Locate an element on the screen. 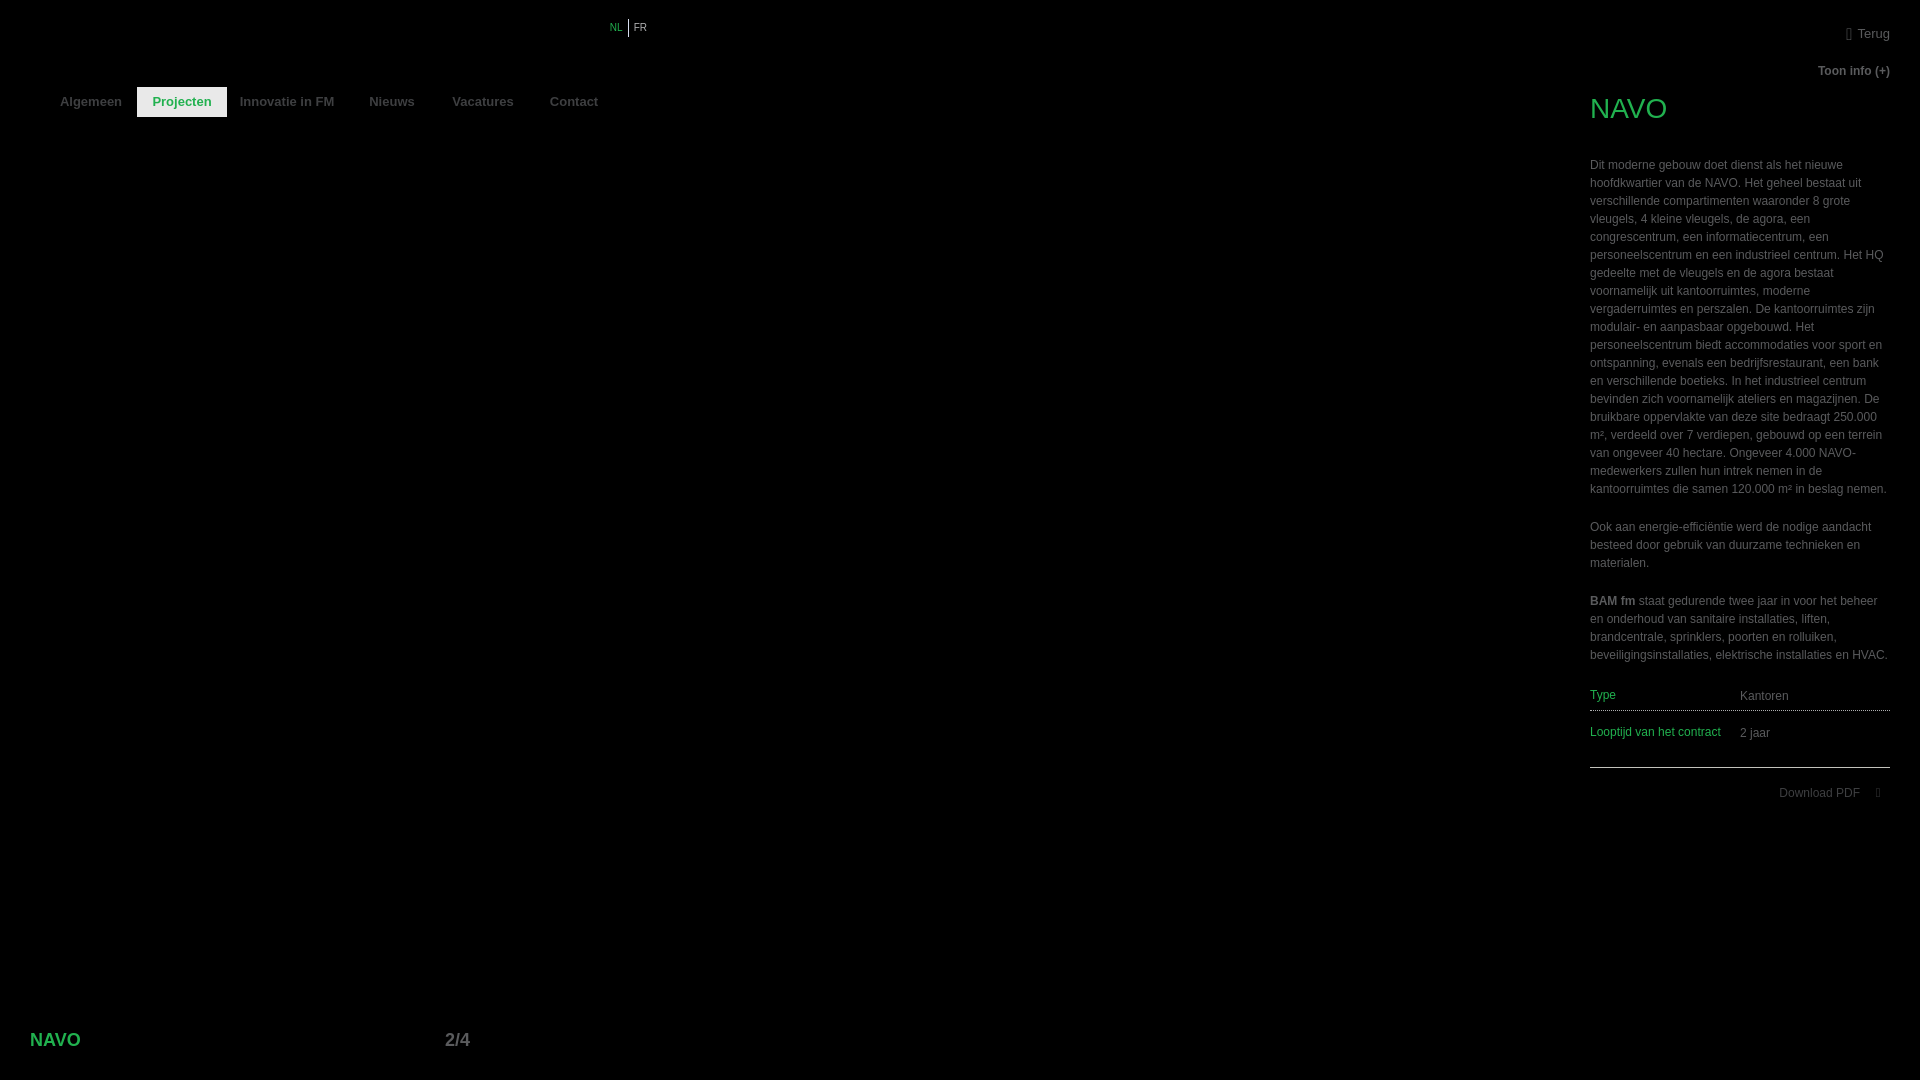 This screenshot has width=1920, height=1080. 'Projecten' is located at coordinates (182, 101).